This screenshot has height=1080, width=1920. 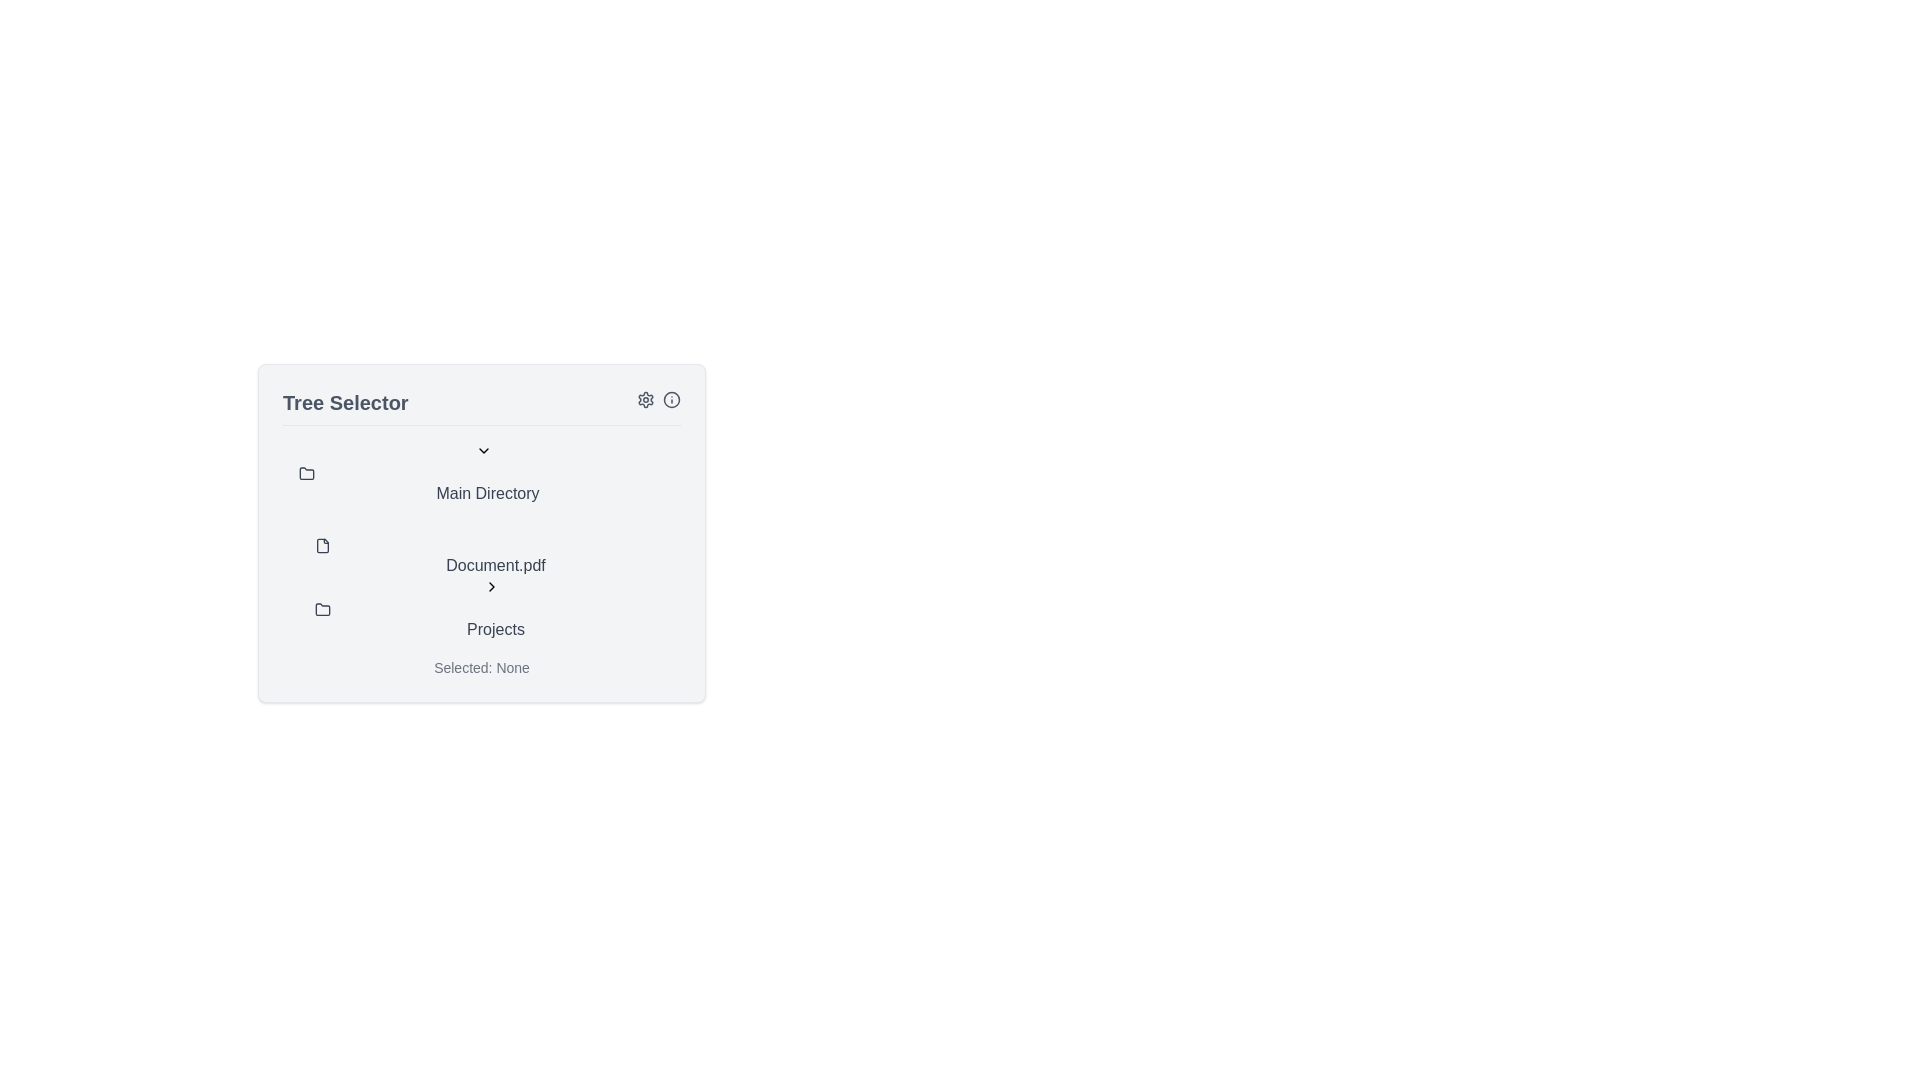 I want to click on the file icon representing 'Document.pdf' in the tree selector interface, located between 'Main Directory' above and 'Projects' below, so click(x=322, y=546).